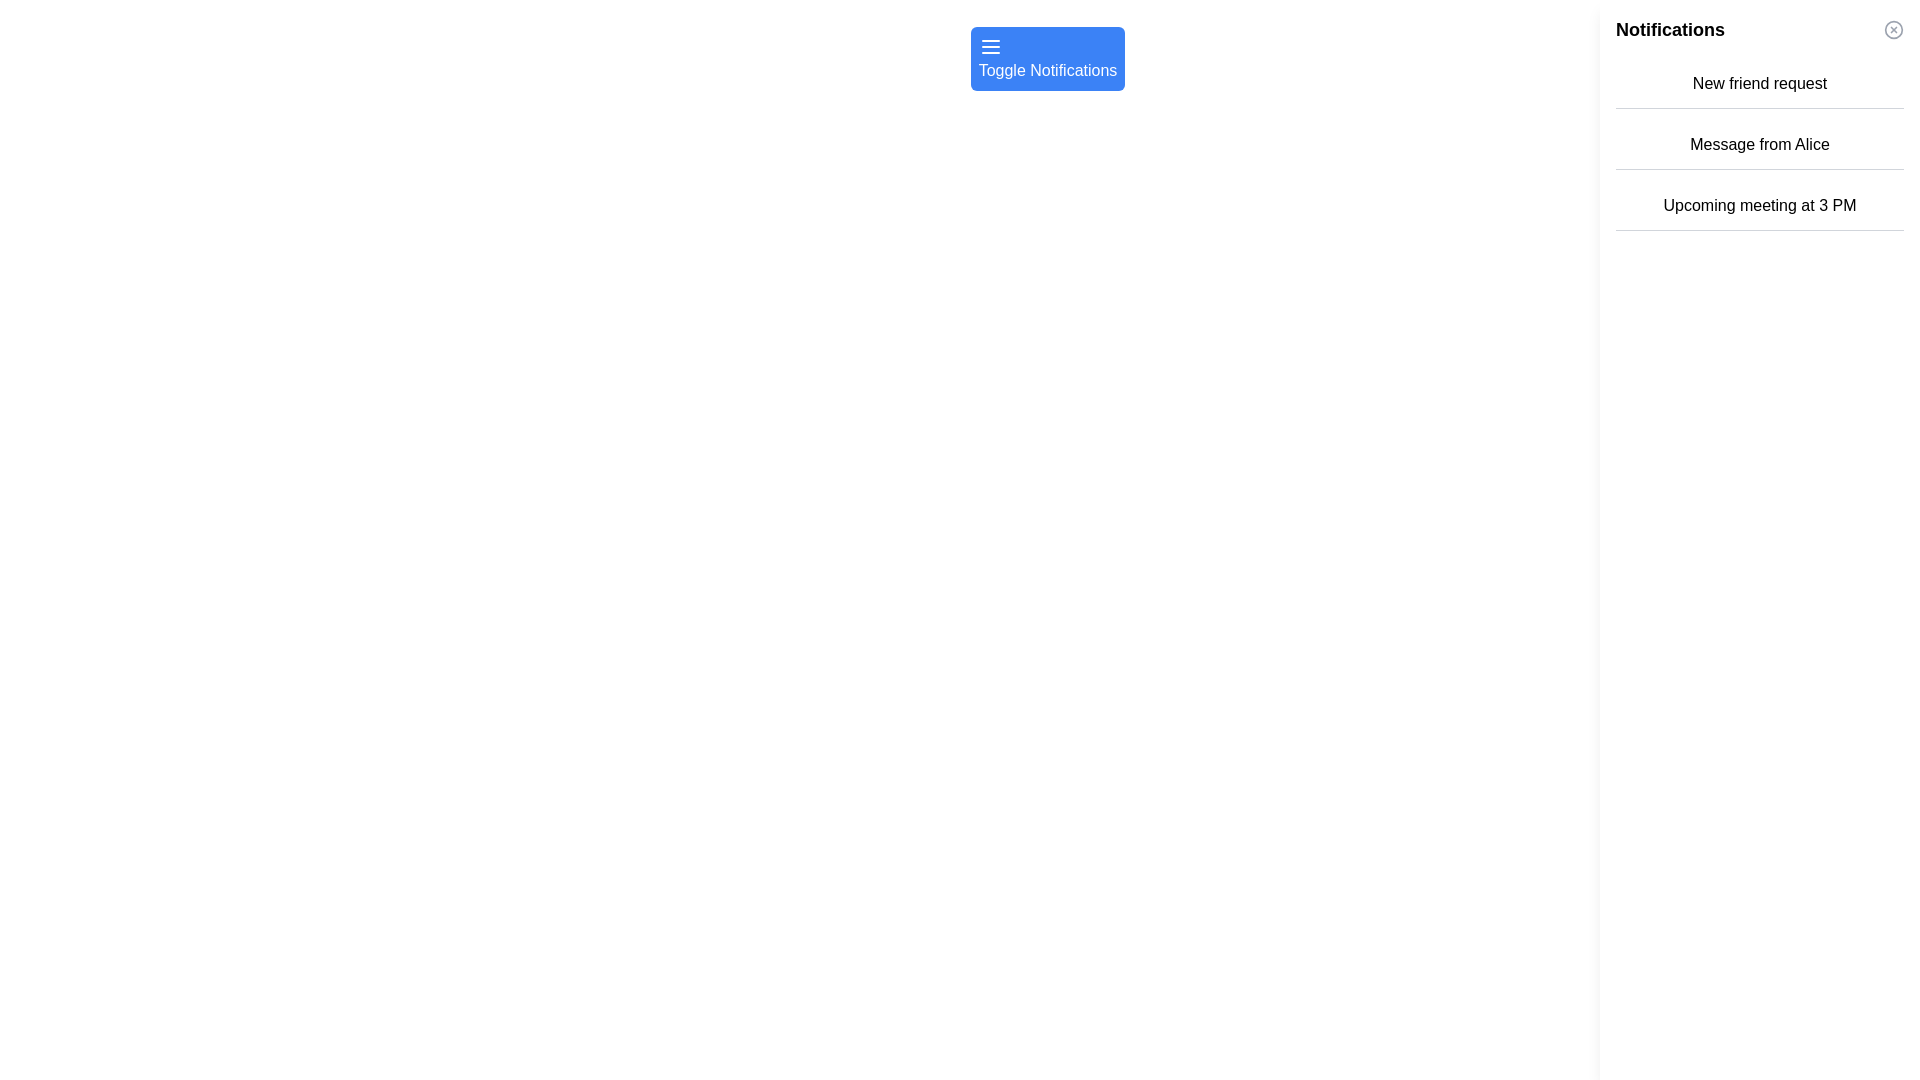 The width and height of the screenshot is (1920, 1080). I want to click on the 'New friend request' notification label, which displays the text in bold within a light background and gray borders, positioned at the top of the notifications list, so click(1760, 83).